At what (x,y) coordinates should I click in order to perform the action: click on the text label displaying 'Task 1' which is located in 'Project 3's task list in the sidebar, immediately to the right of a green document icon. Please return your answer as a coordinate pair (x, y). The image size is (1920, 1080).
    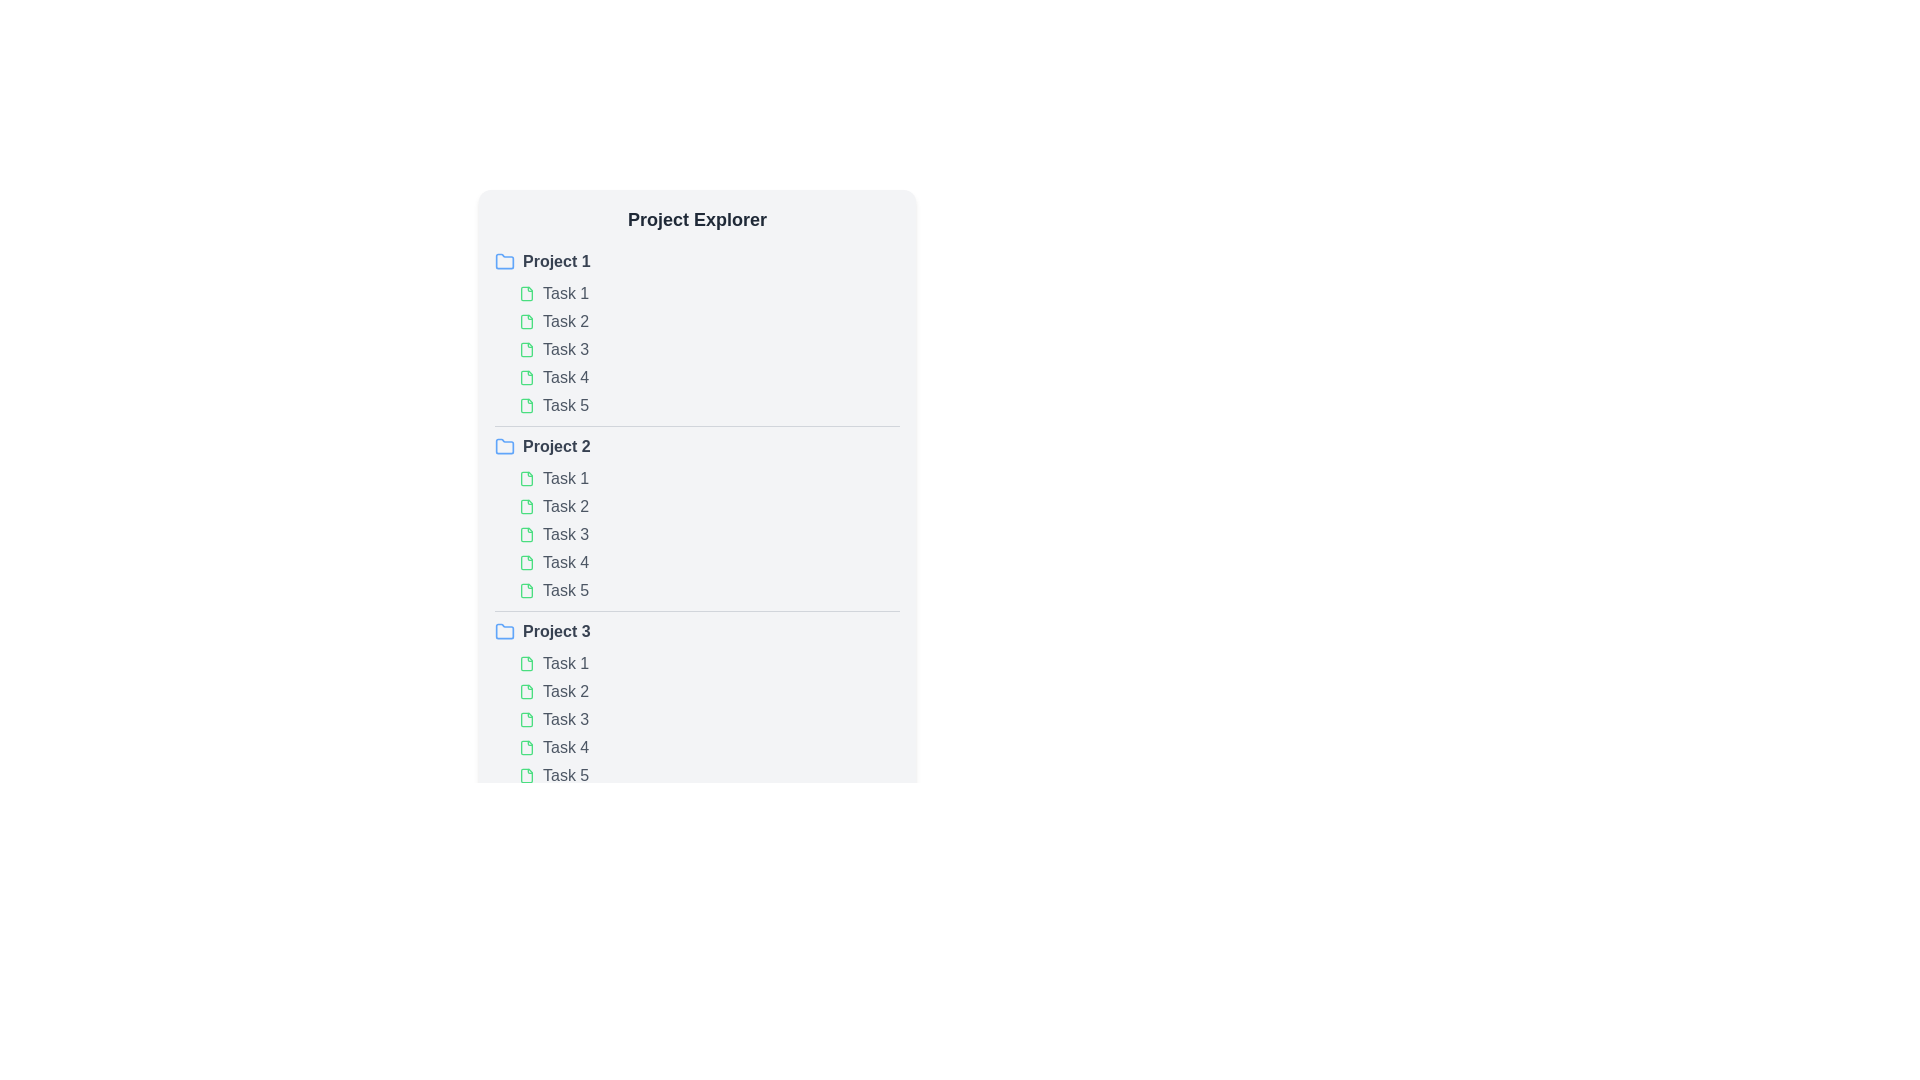
    Looking at the image, I should click on (565, 663).